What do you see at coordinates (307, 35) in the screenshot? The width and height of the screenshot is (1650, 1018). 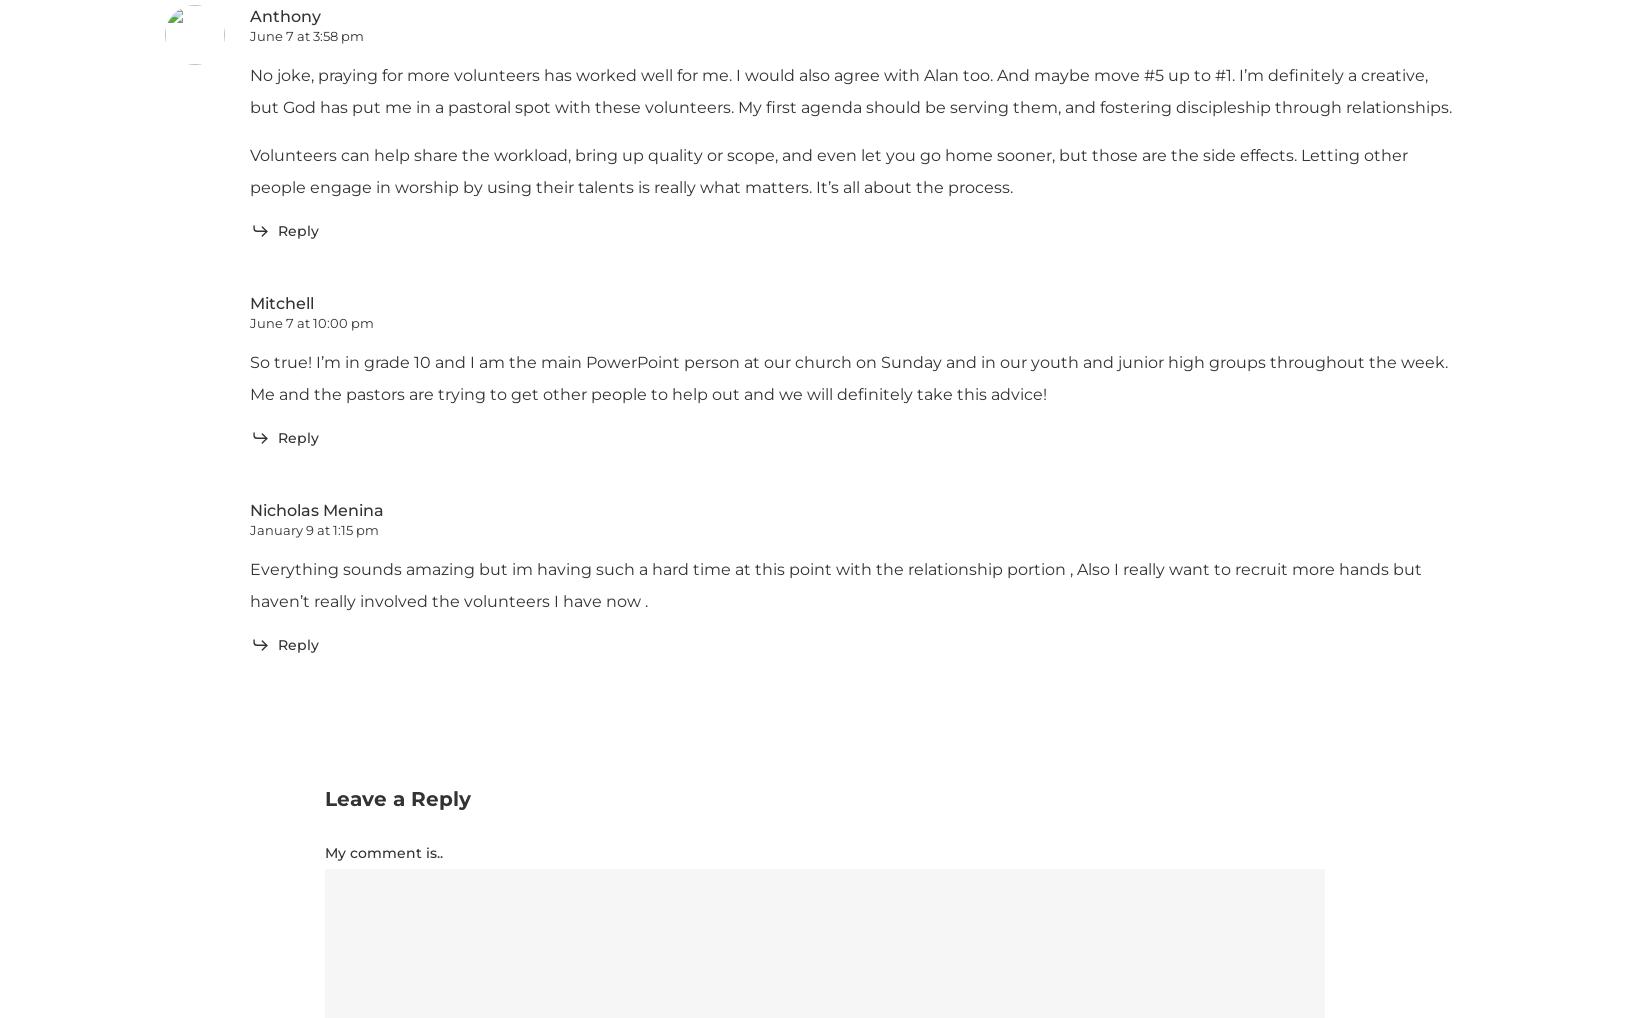 I see `'June 7 at 3:58 pm'` at bounding box center [307, 35].